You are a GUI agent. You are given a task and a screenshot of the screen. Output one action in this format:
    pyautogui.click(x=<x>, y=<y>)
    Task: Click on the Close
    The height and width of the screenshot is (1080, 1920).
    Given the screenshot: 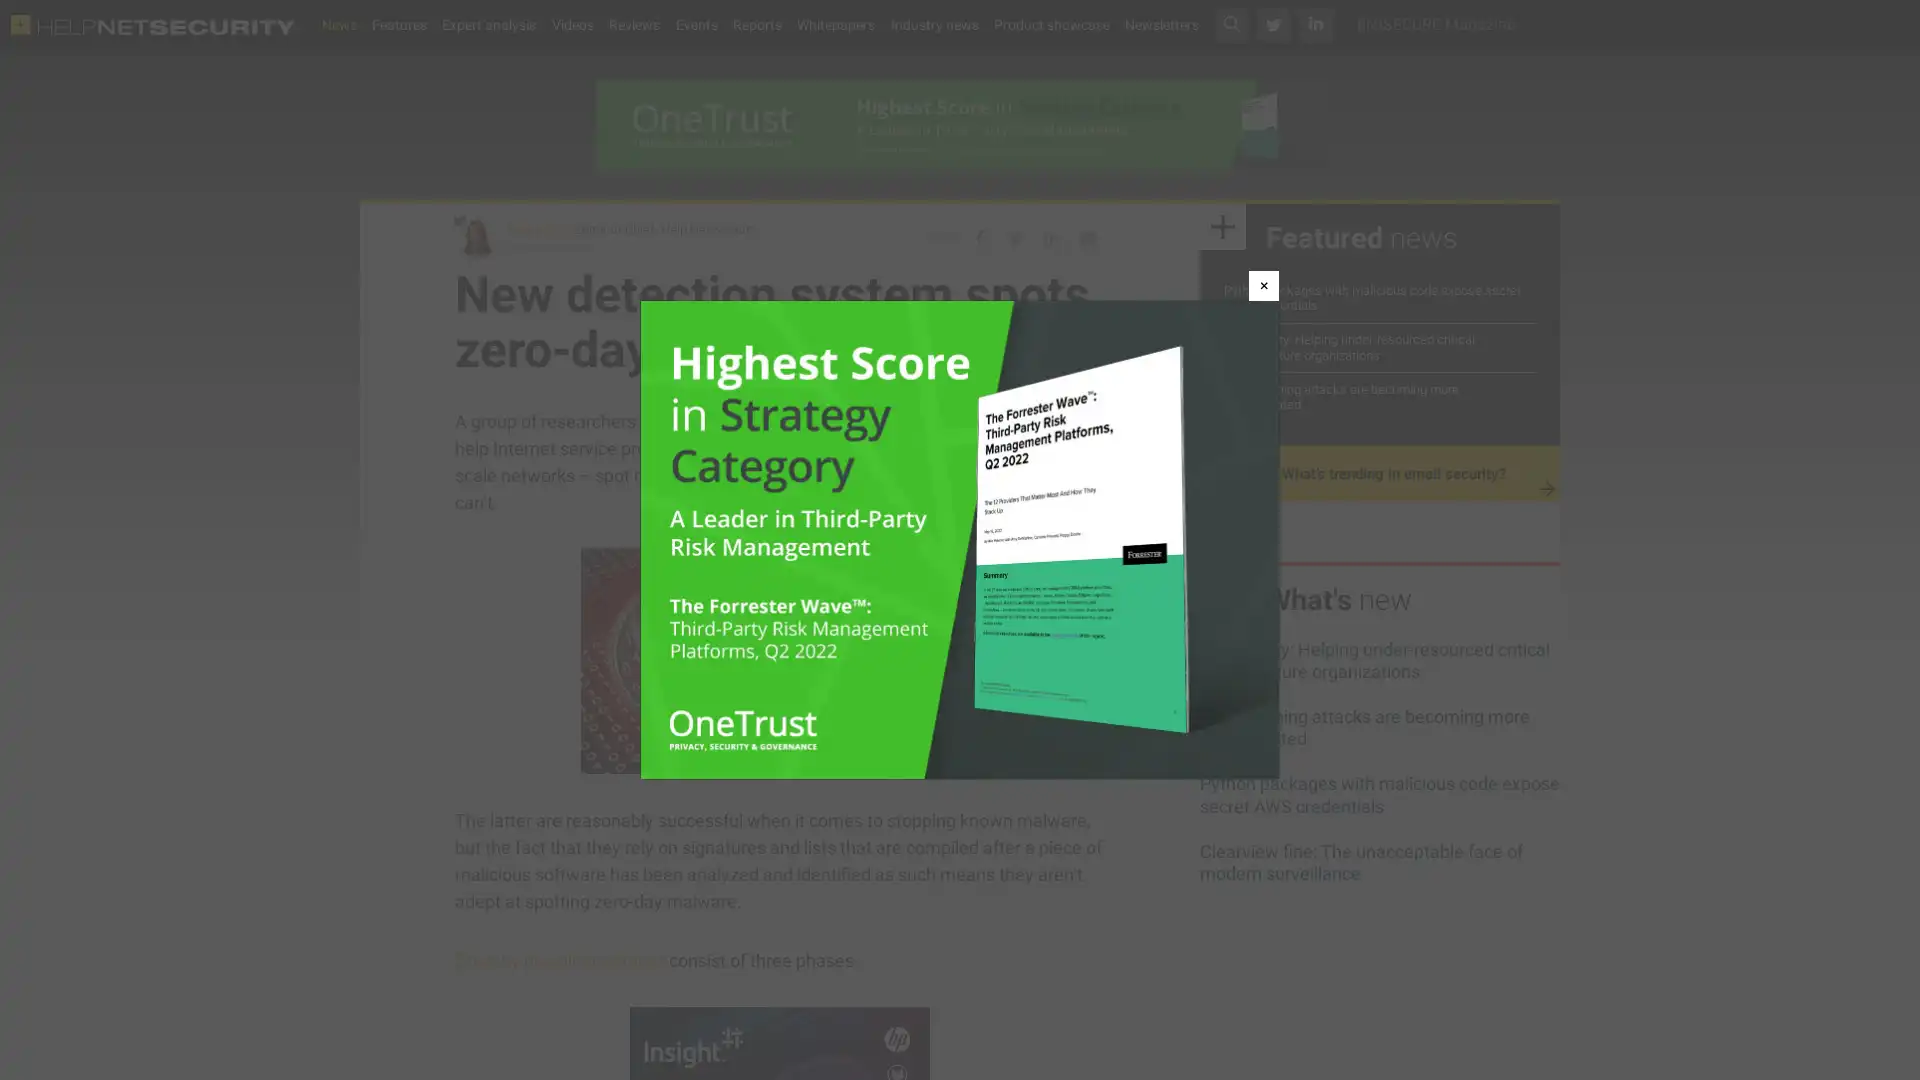 What is the action you would take?
    pyautogui.click(x=1262, y=285)
    